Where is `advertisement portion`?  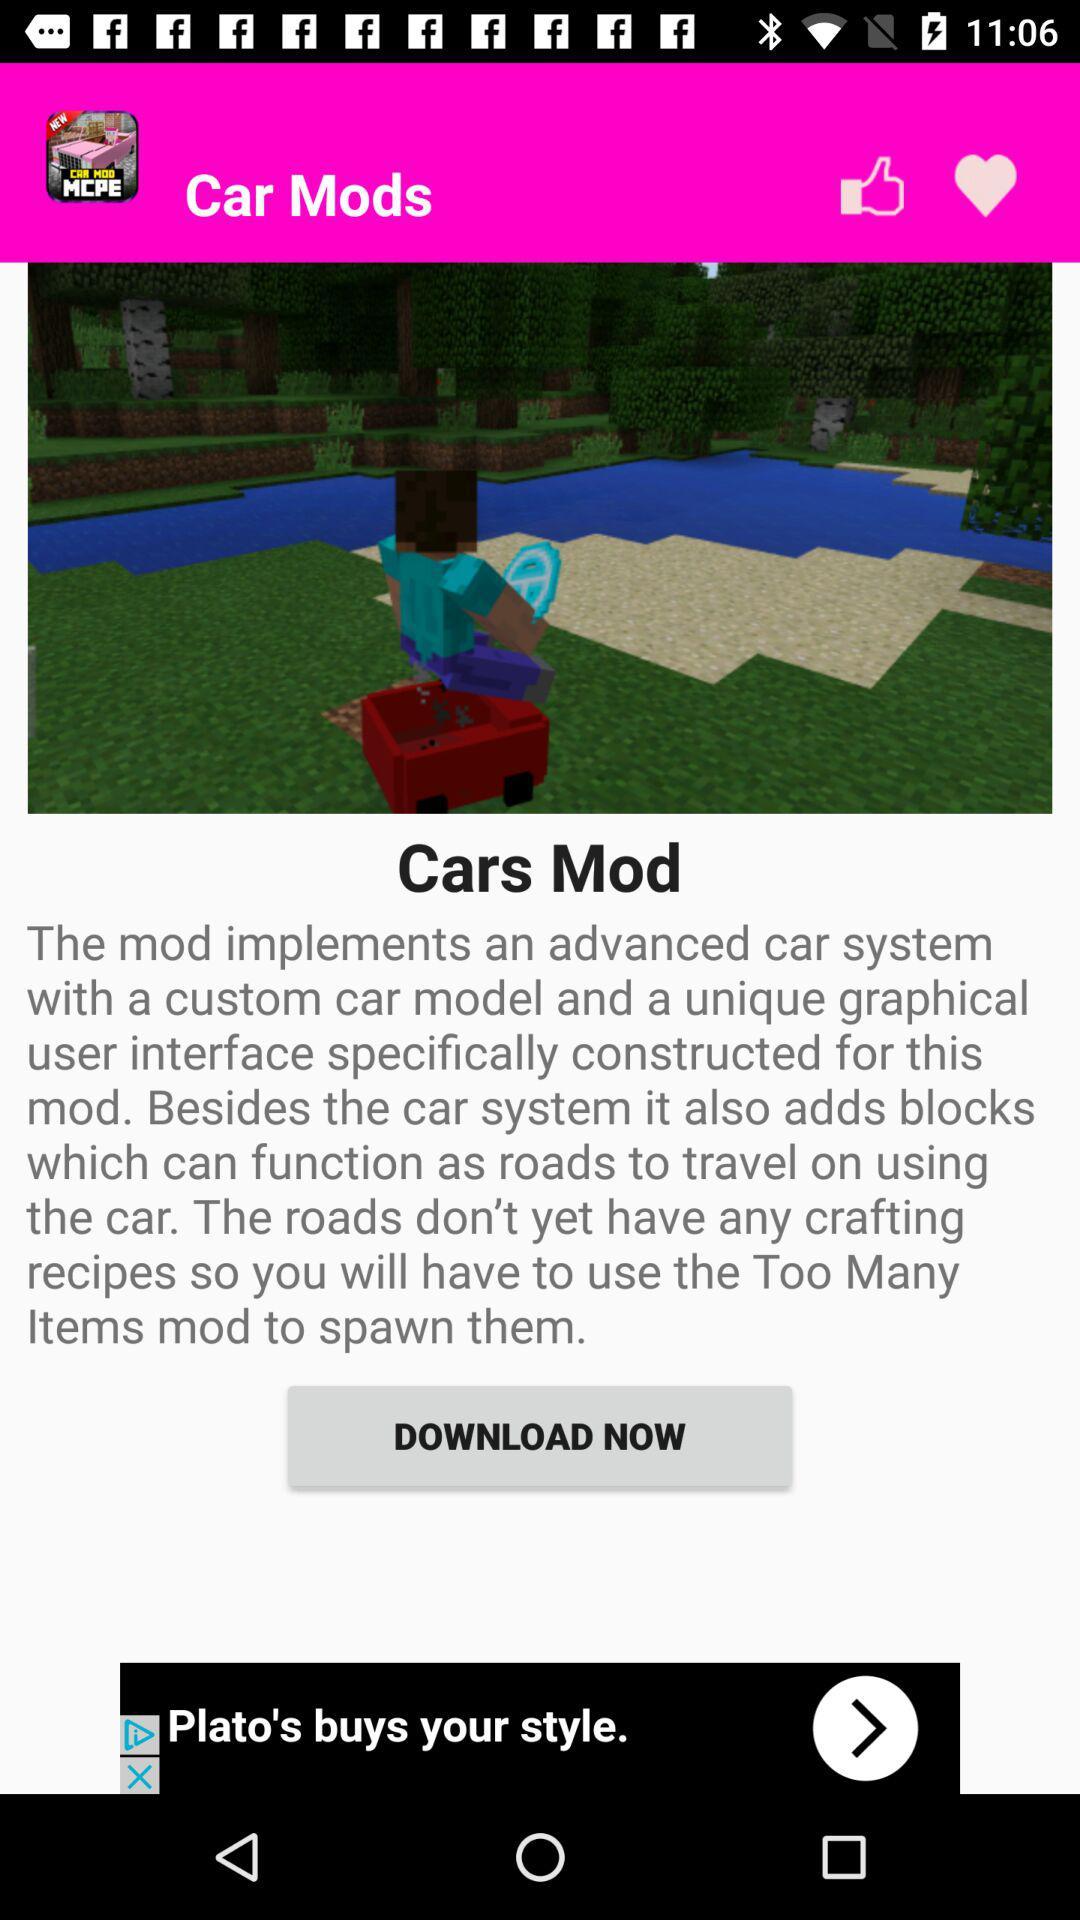 advertisement portion is located at coordinates (540, 1727).